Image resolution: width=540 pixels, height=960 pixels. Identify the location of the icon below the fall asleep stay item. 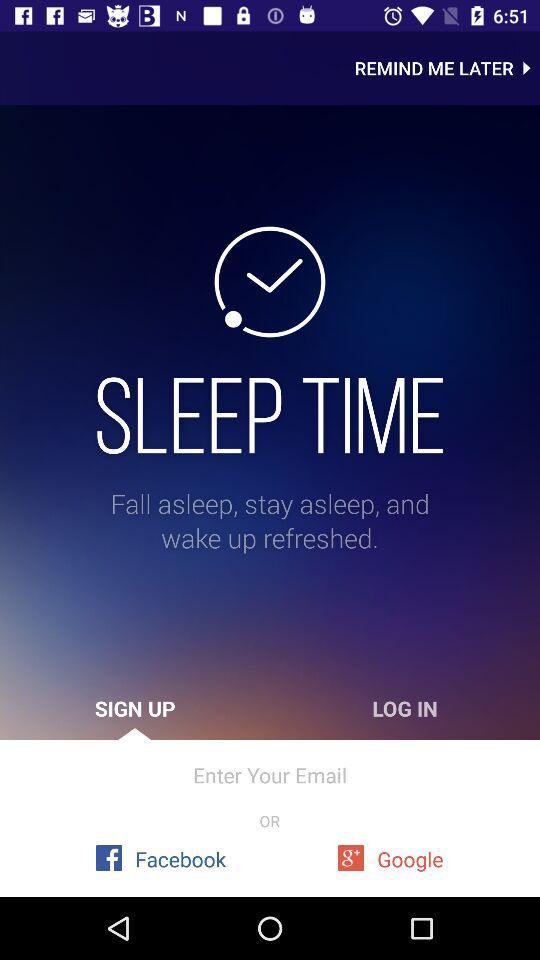
(135, 708).